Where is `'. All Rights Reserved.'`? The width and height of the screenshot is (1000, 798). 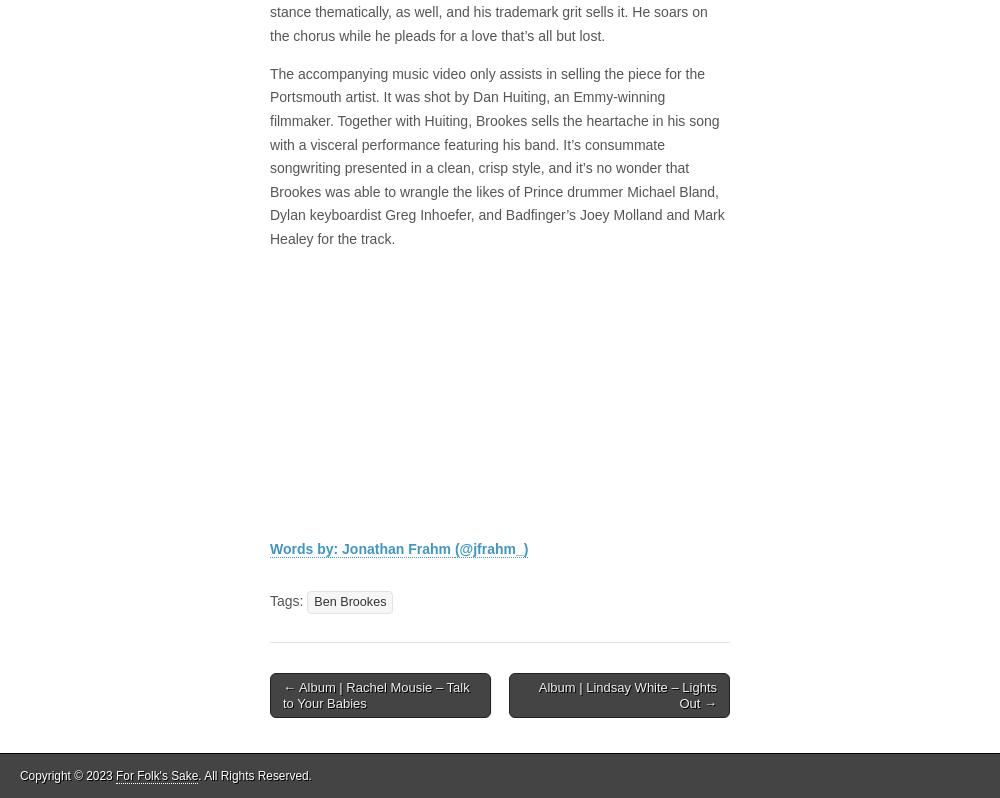 '. All Rights Reserved.' is located at coordinates (254, 775).